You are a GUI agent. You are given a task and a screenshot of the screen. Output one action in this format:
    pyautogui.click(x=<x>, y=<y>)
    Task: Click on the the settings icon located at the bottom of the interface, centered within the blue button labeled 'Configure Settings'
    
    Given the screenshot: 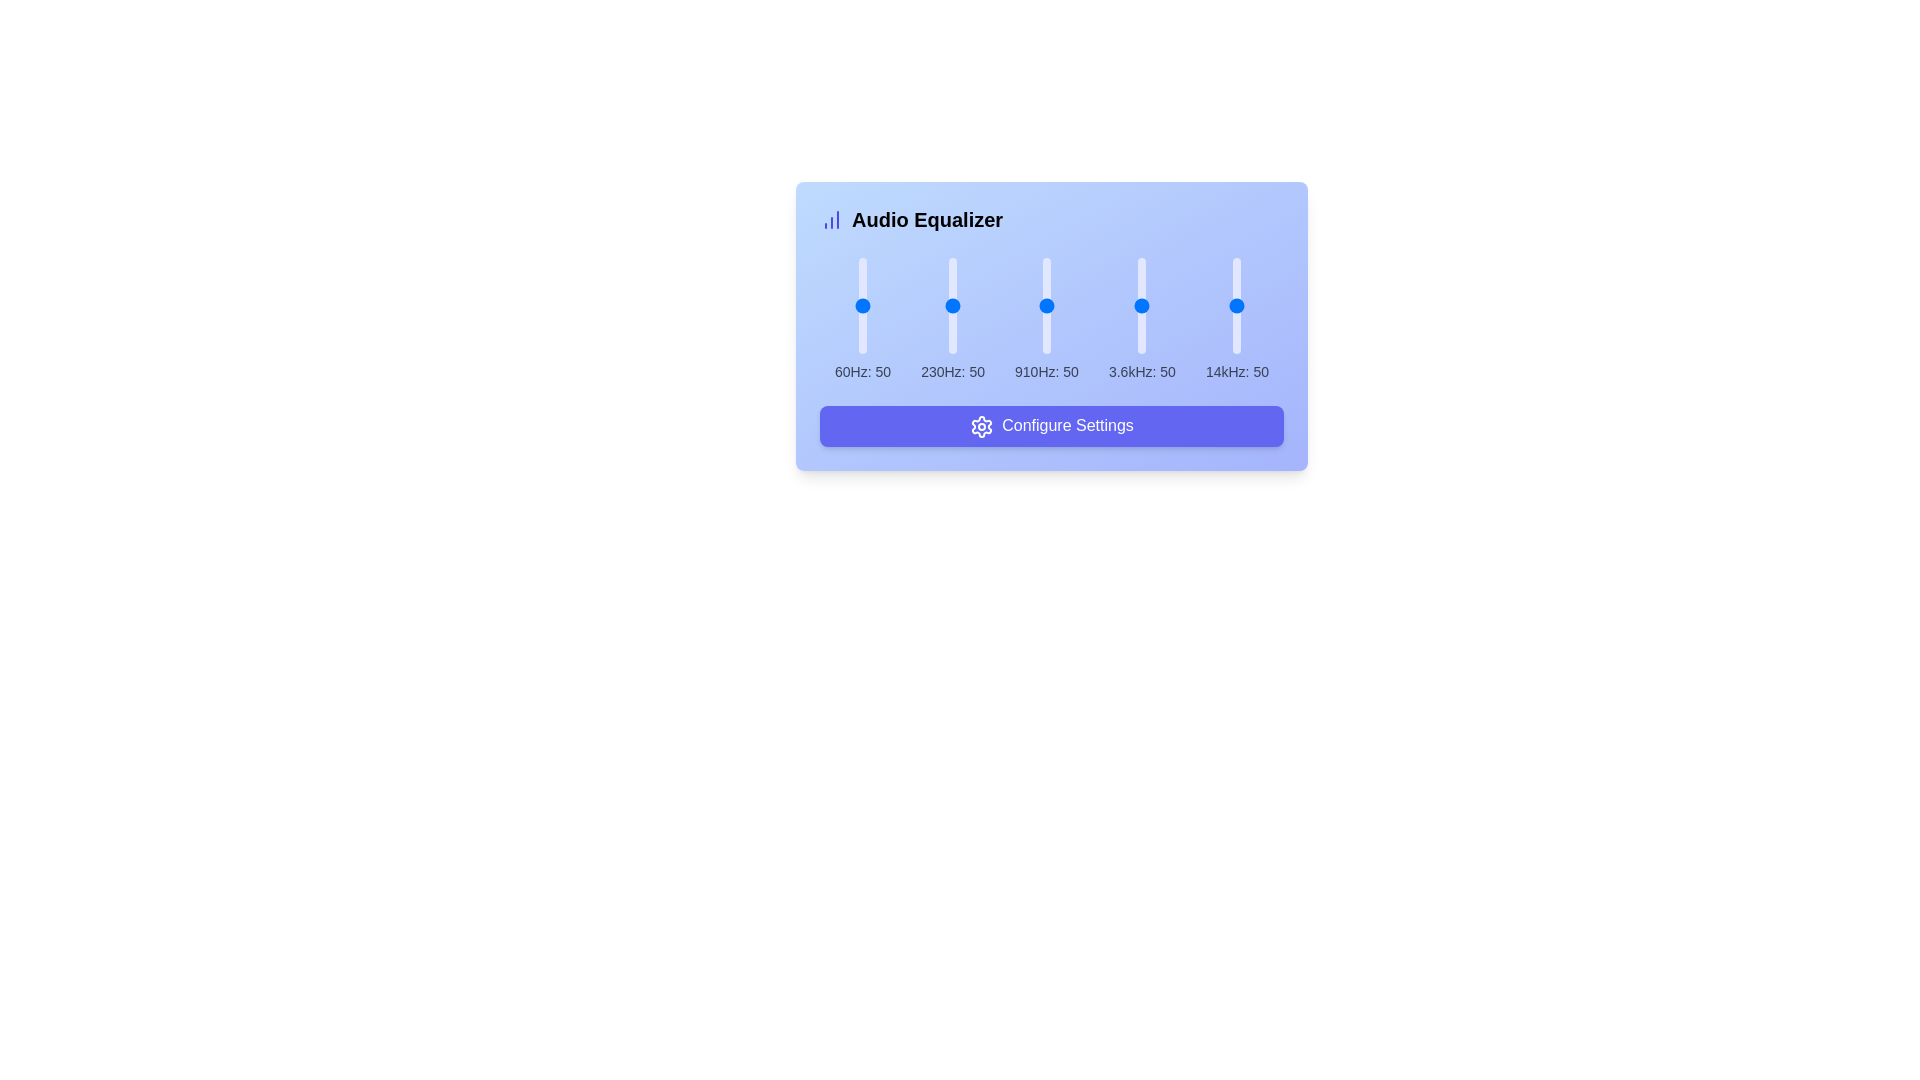 What is the action you would take?
    pyautogui.click(x=982, y=425)
    